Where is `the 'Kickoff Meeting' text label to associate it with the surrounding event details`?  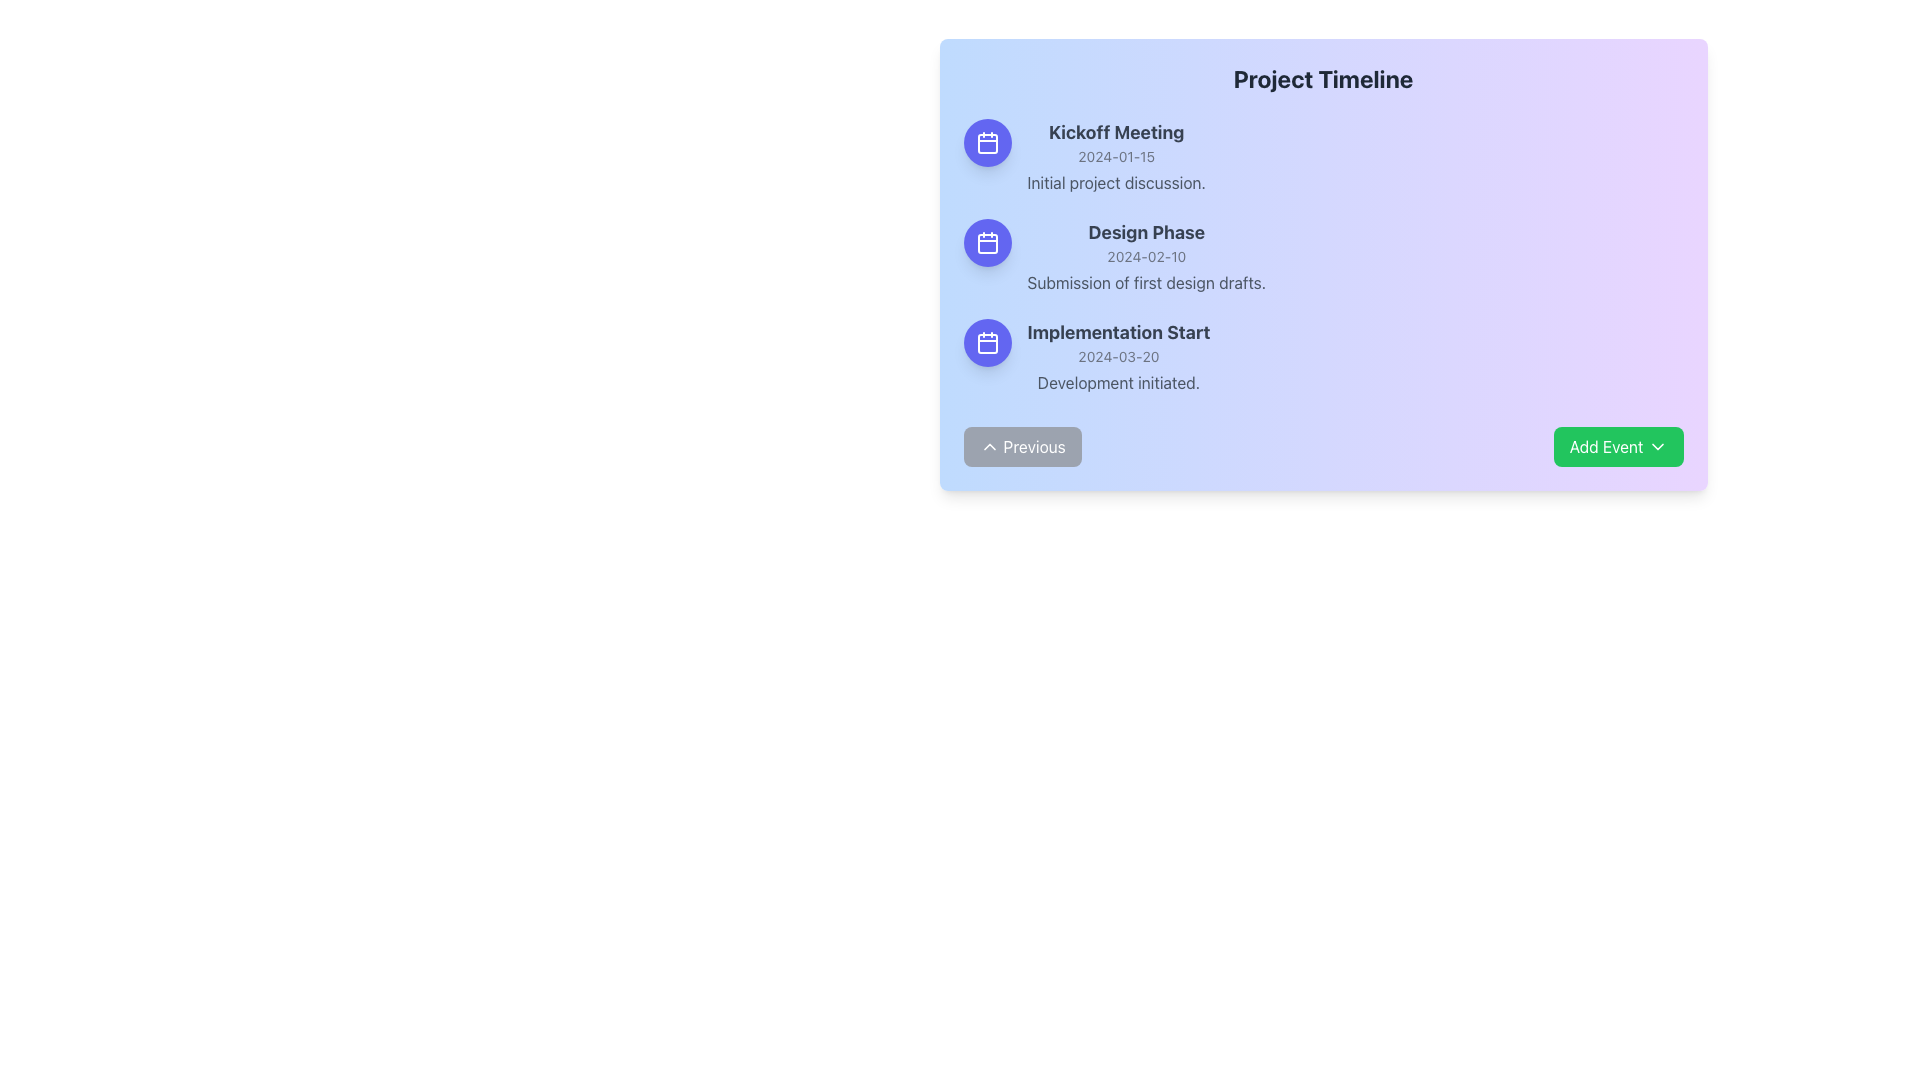
the 'Kickoff Meeting' text label to associate it with the surrounding event details is located at coordinates (1115, 132).